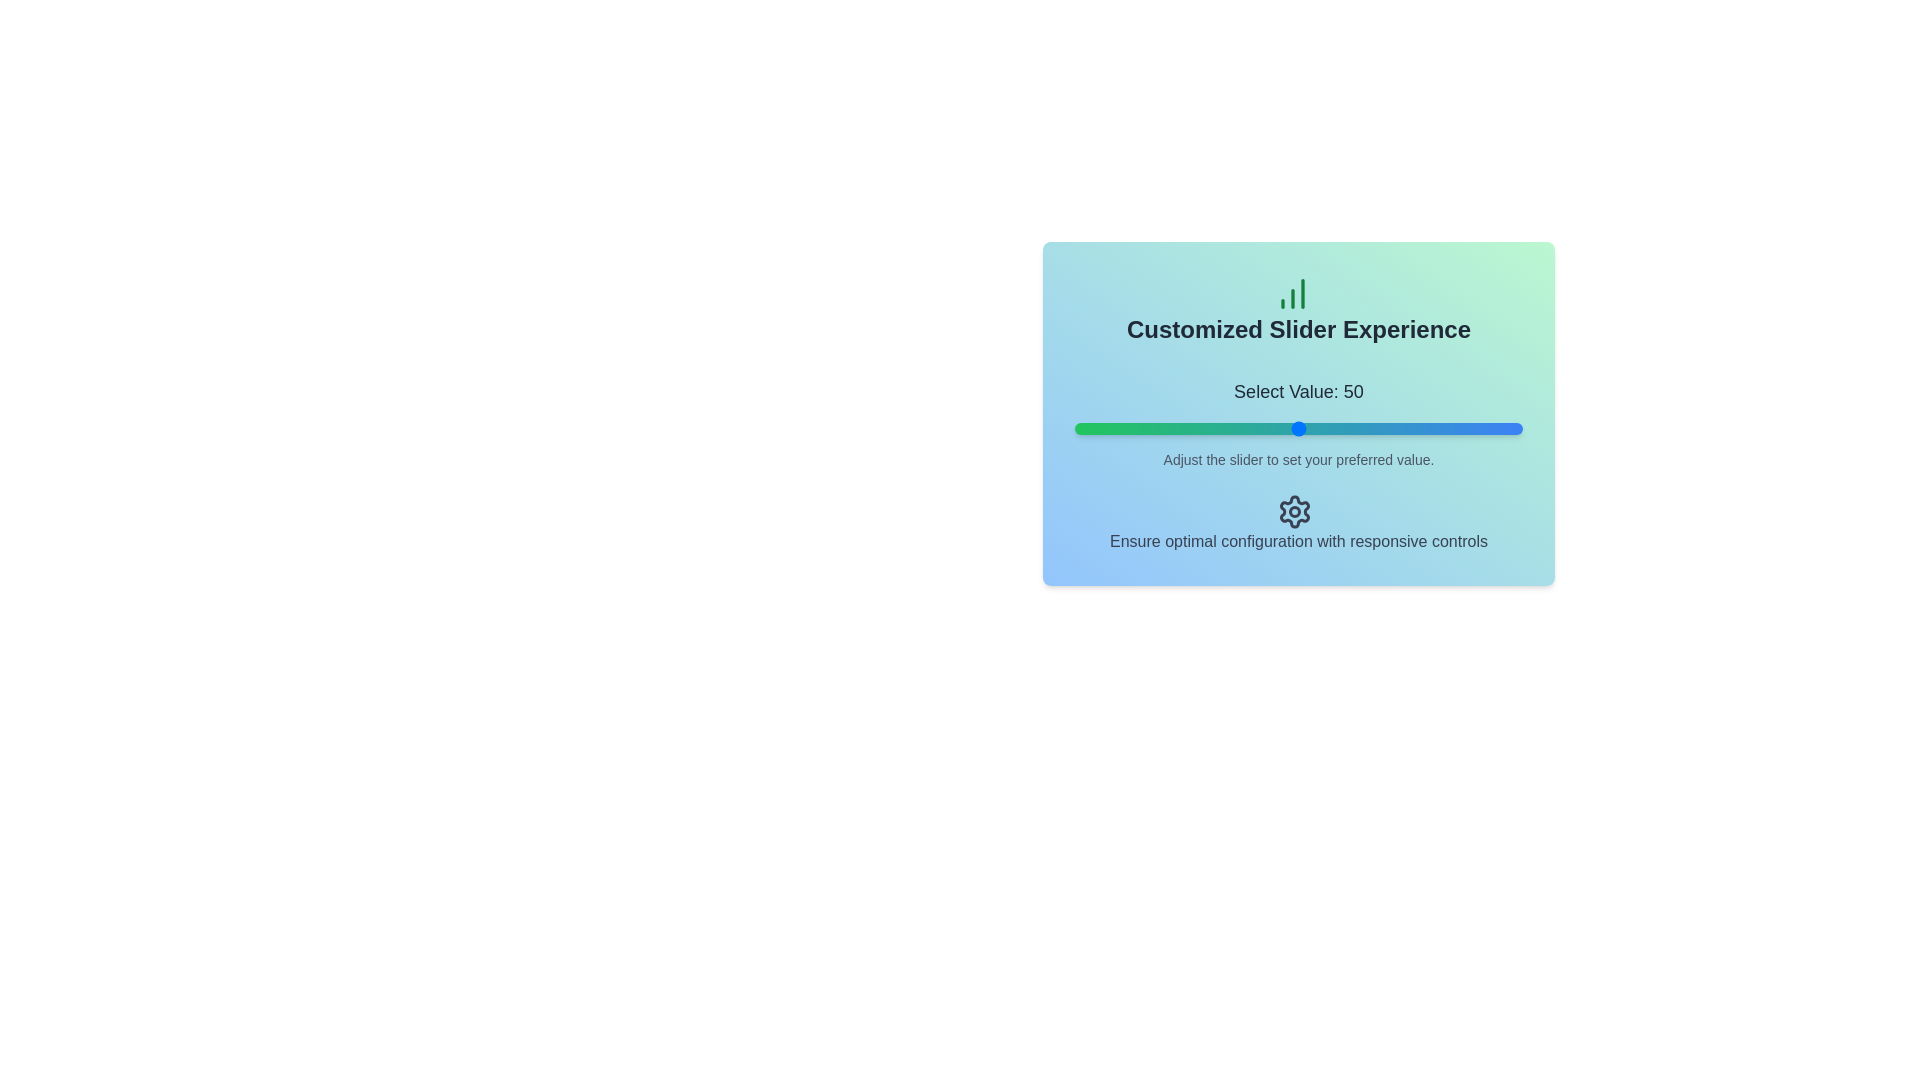 This screenshot has height=1080, width=1920. What do you see at coordinates (1164, 427) in the screenshot?
I see `the slider to set its value to 20` at bounding box center [1164, 427].